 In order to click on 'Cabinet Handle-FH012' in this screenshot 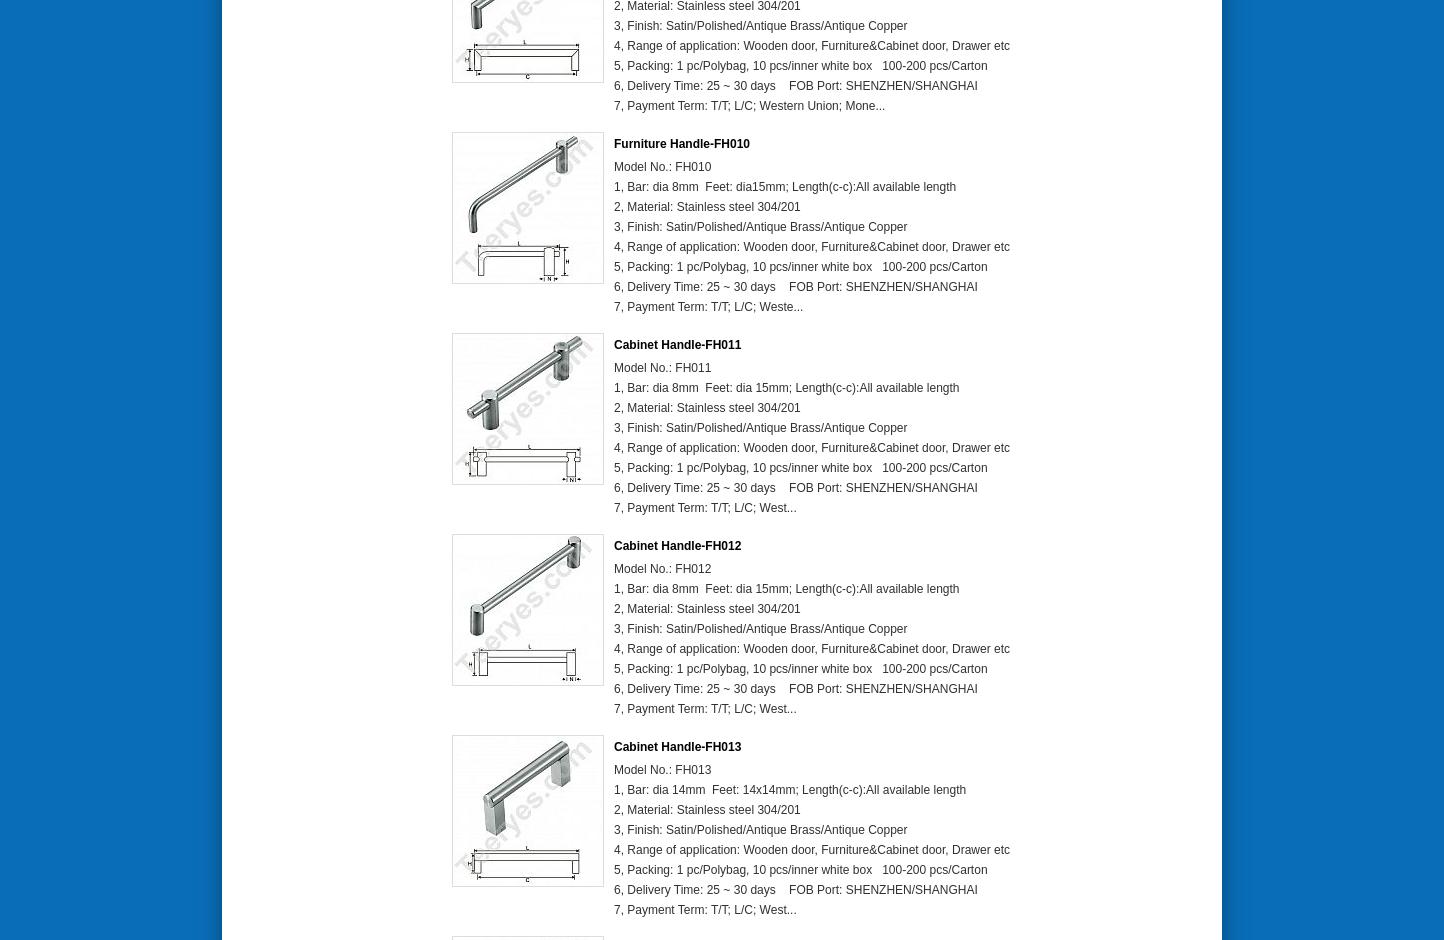, I will do `click(613, 545)`.